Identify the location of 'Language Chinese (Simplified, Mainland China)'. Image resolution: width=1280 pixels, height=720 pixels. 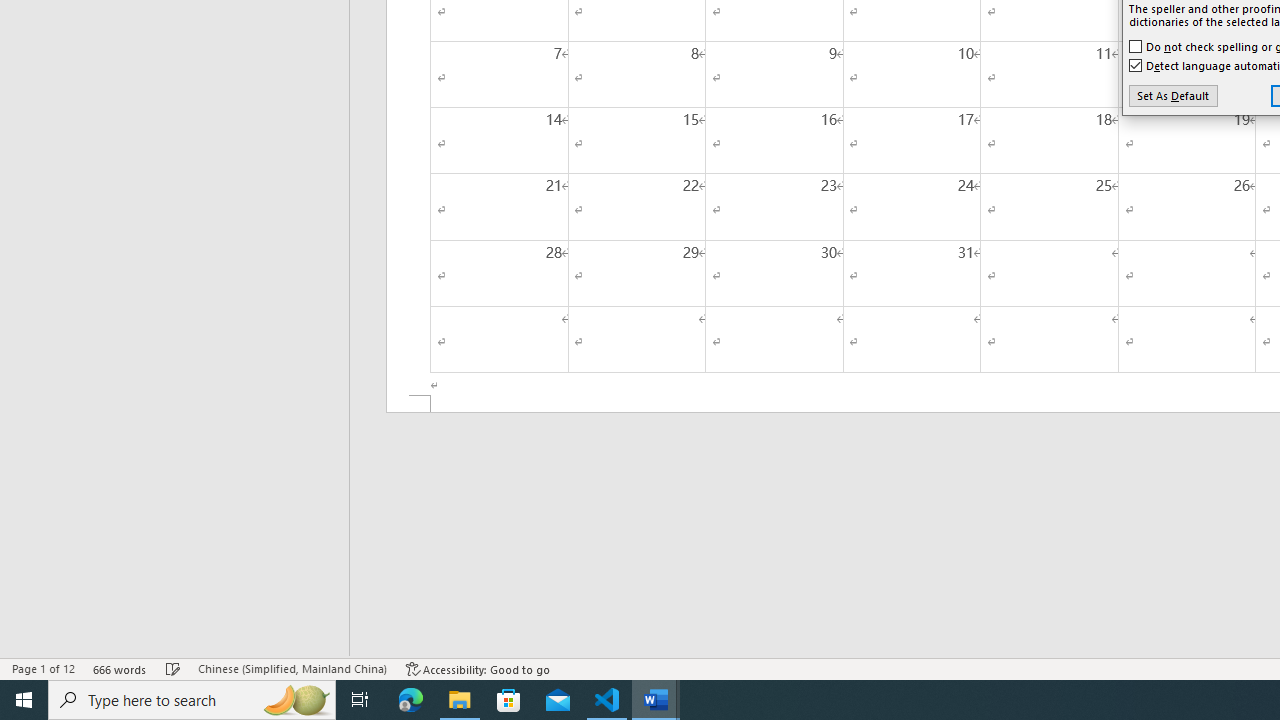
(291, 669).